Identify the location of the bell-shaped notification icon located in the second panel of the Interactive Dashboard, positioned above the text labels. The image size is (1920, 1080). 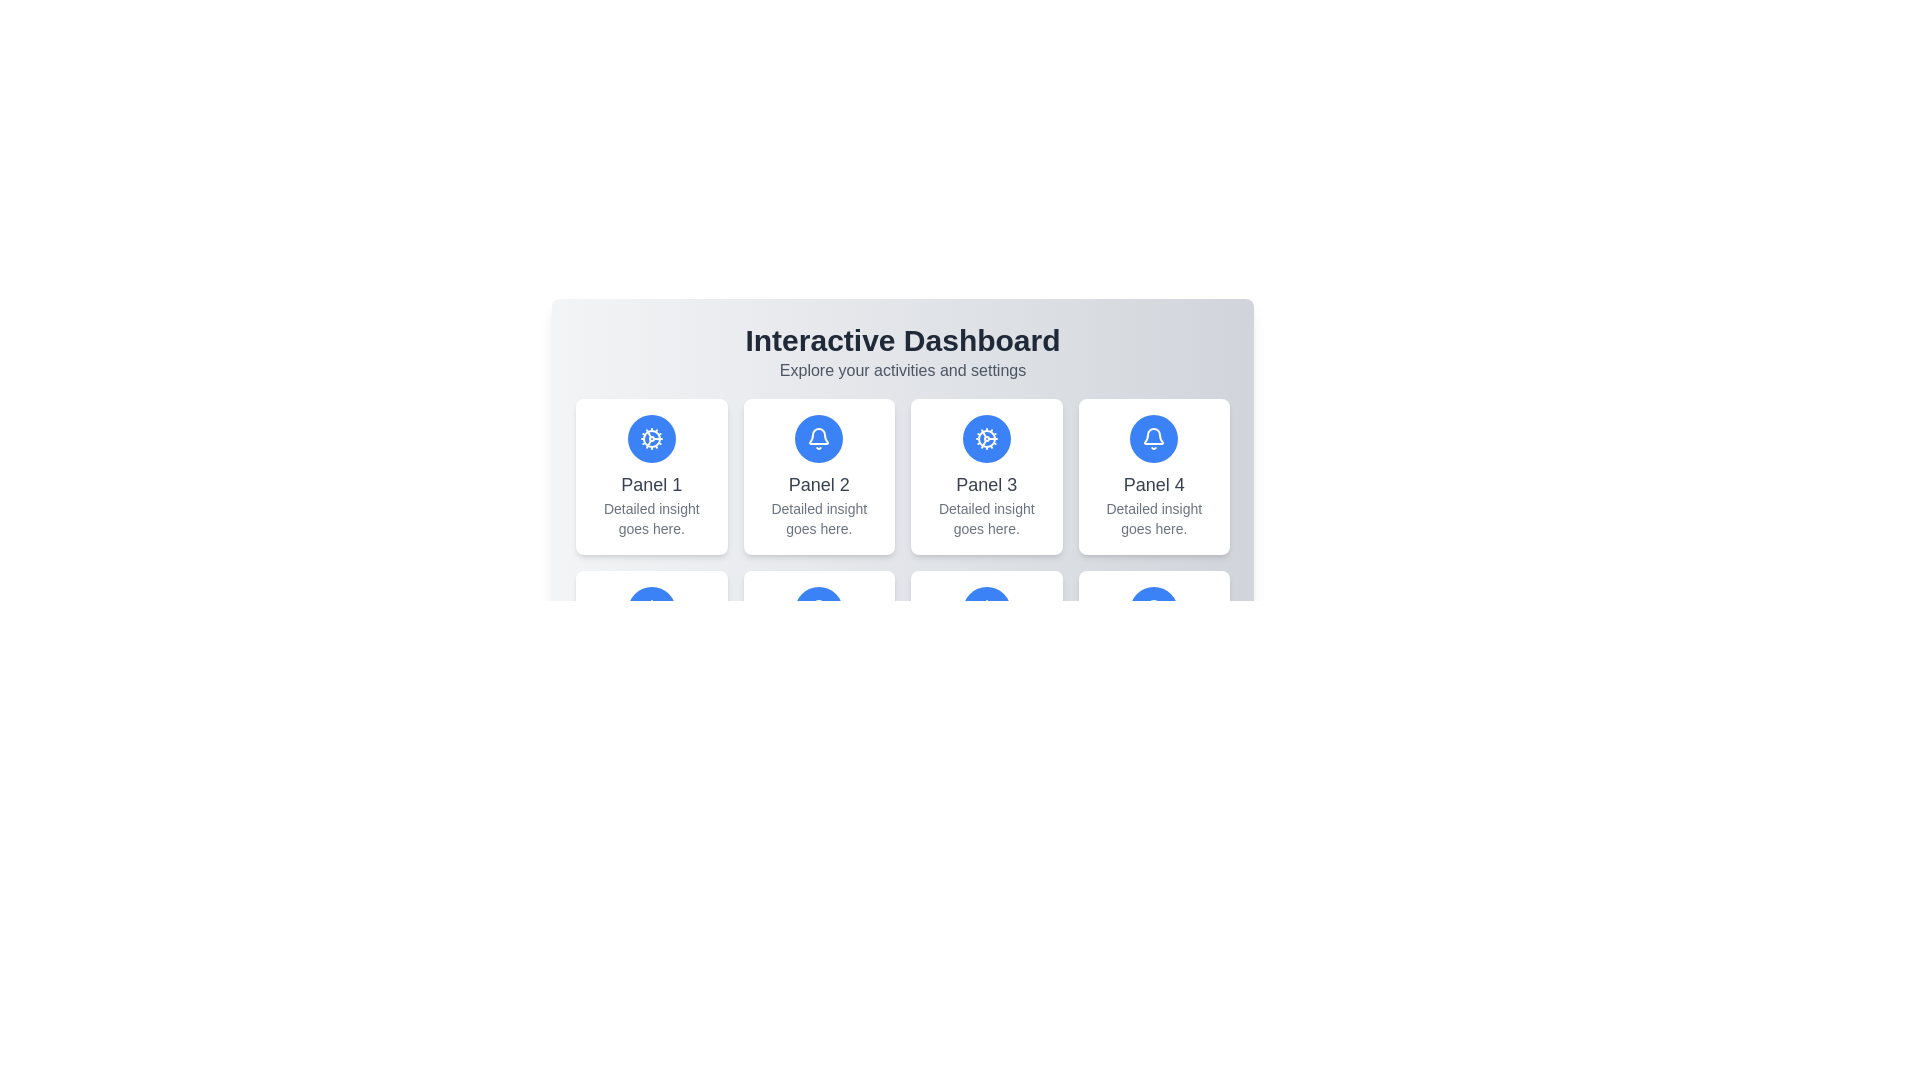
(819, 607).